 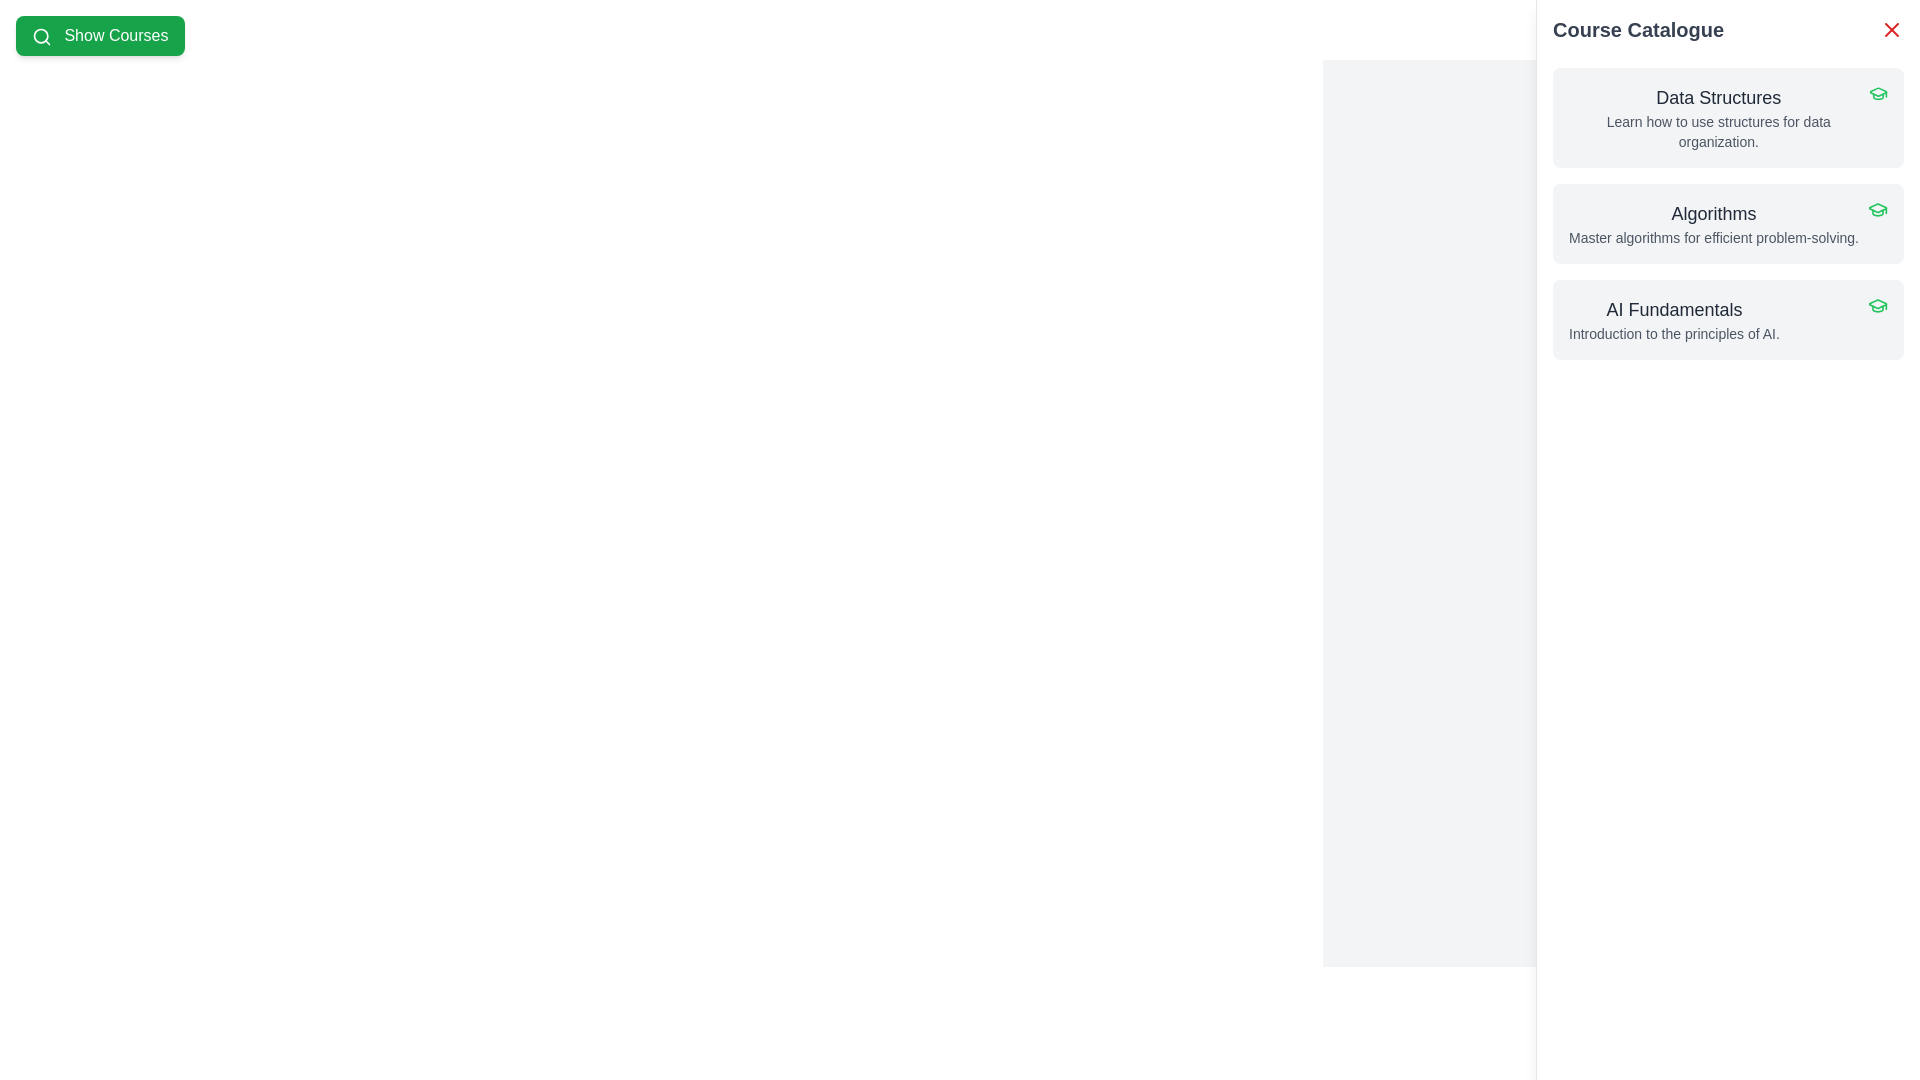 I want to click on the 'Algorithms' informative card in the list, so click(x=1712, y=223).